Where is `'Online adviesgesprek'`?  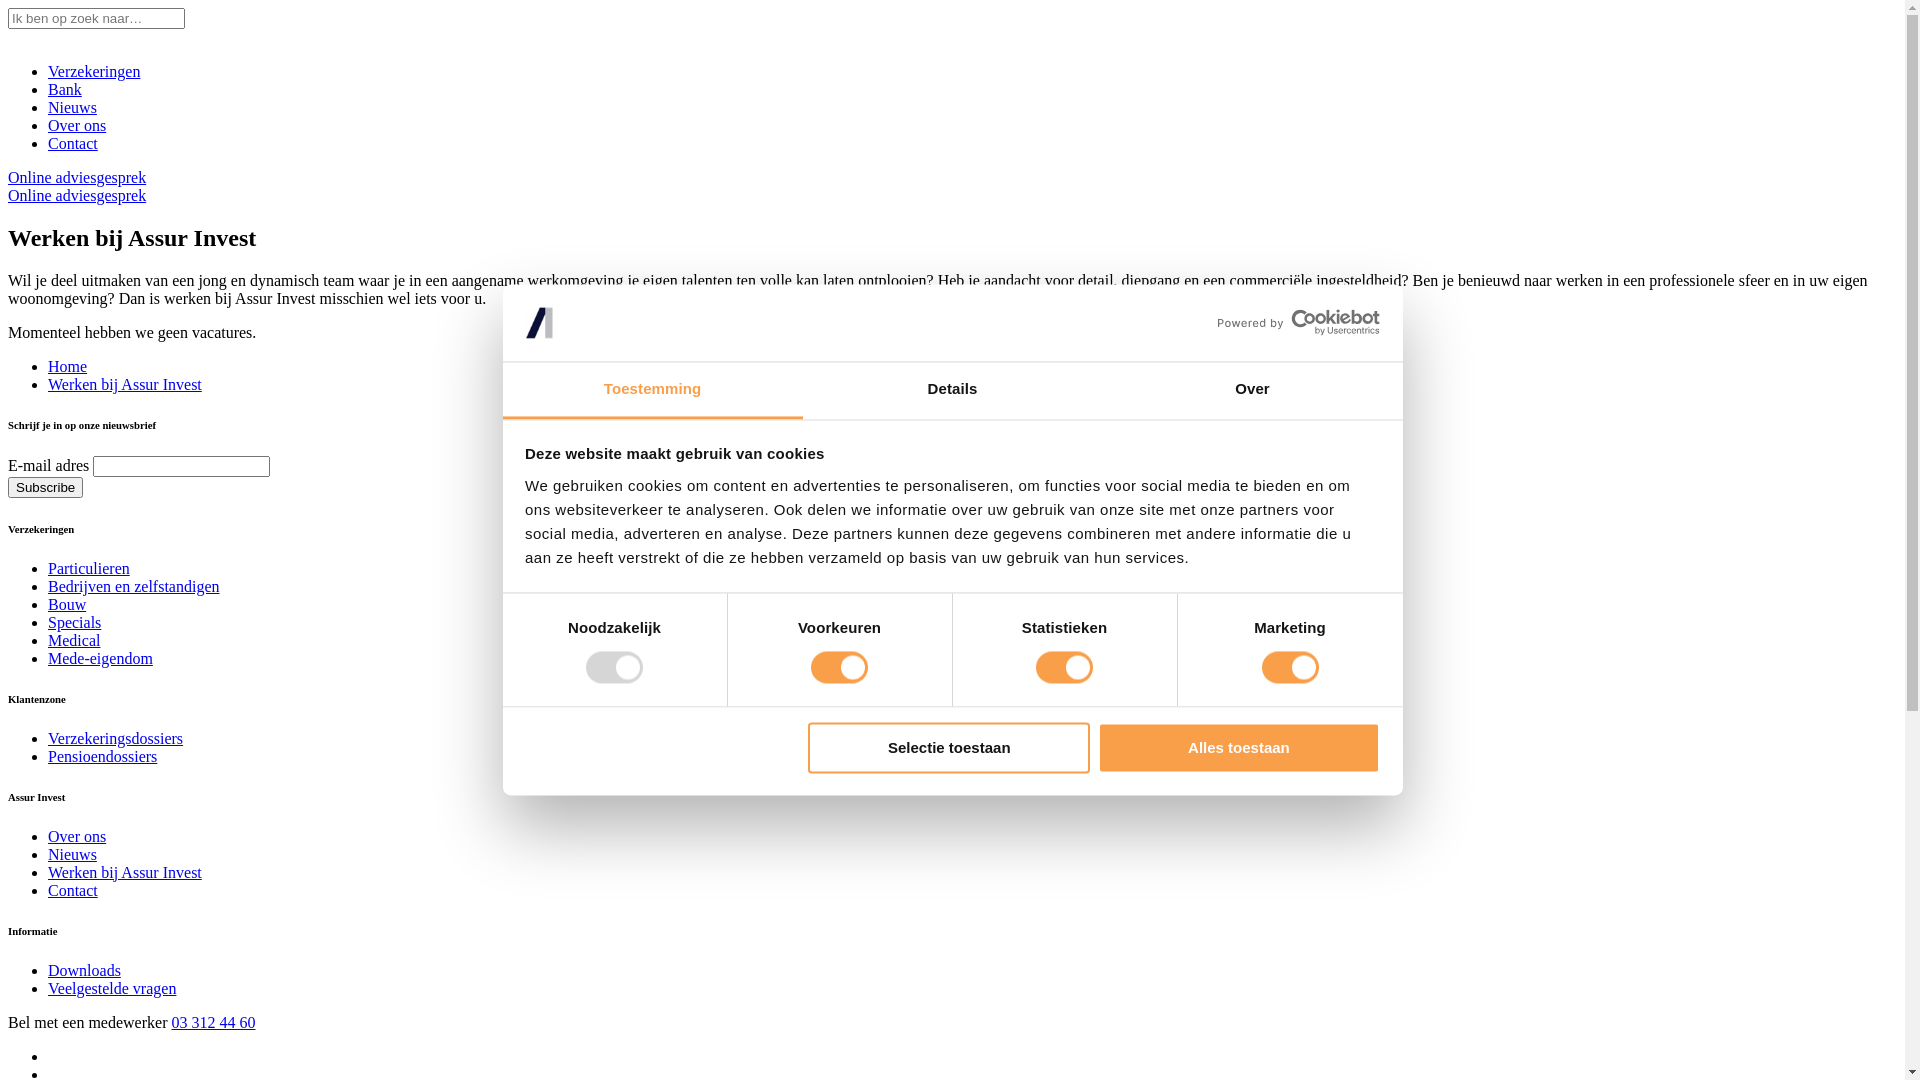 'Online adviesgesprek' is located at coordinates (76, 195).